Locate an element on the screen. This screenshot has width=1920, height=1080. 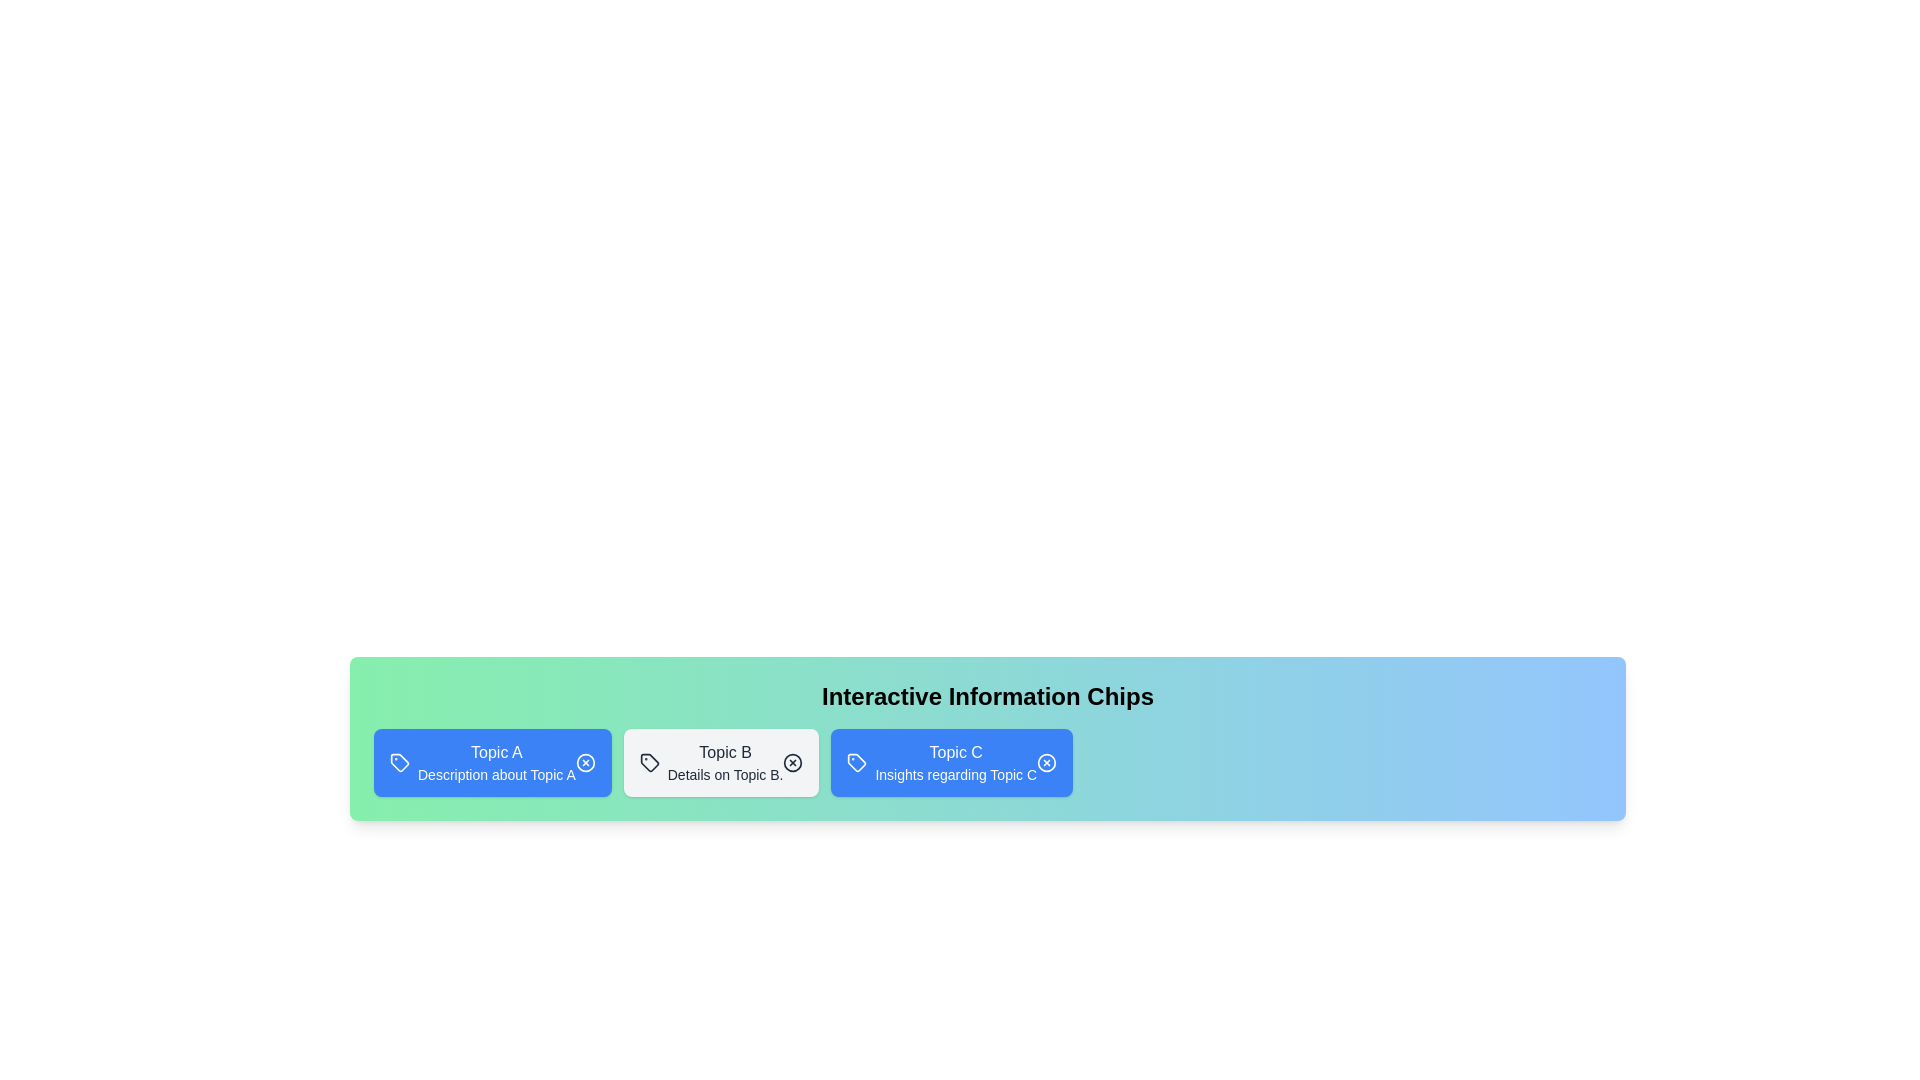
the close button of the chip labeled Topic B is located at coordinates (792, 763).